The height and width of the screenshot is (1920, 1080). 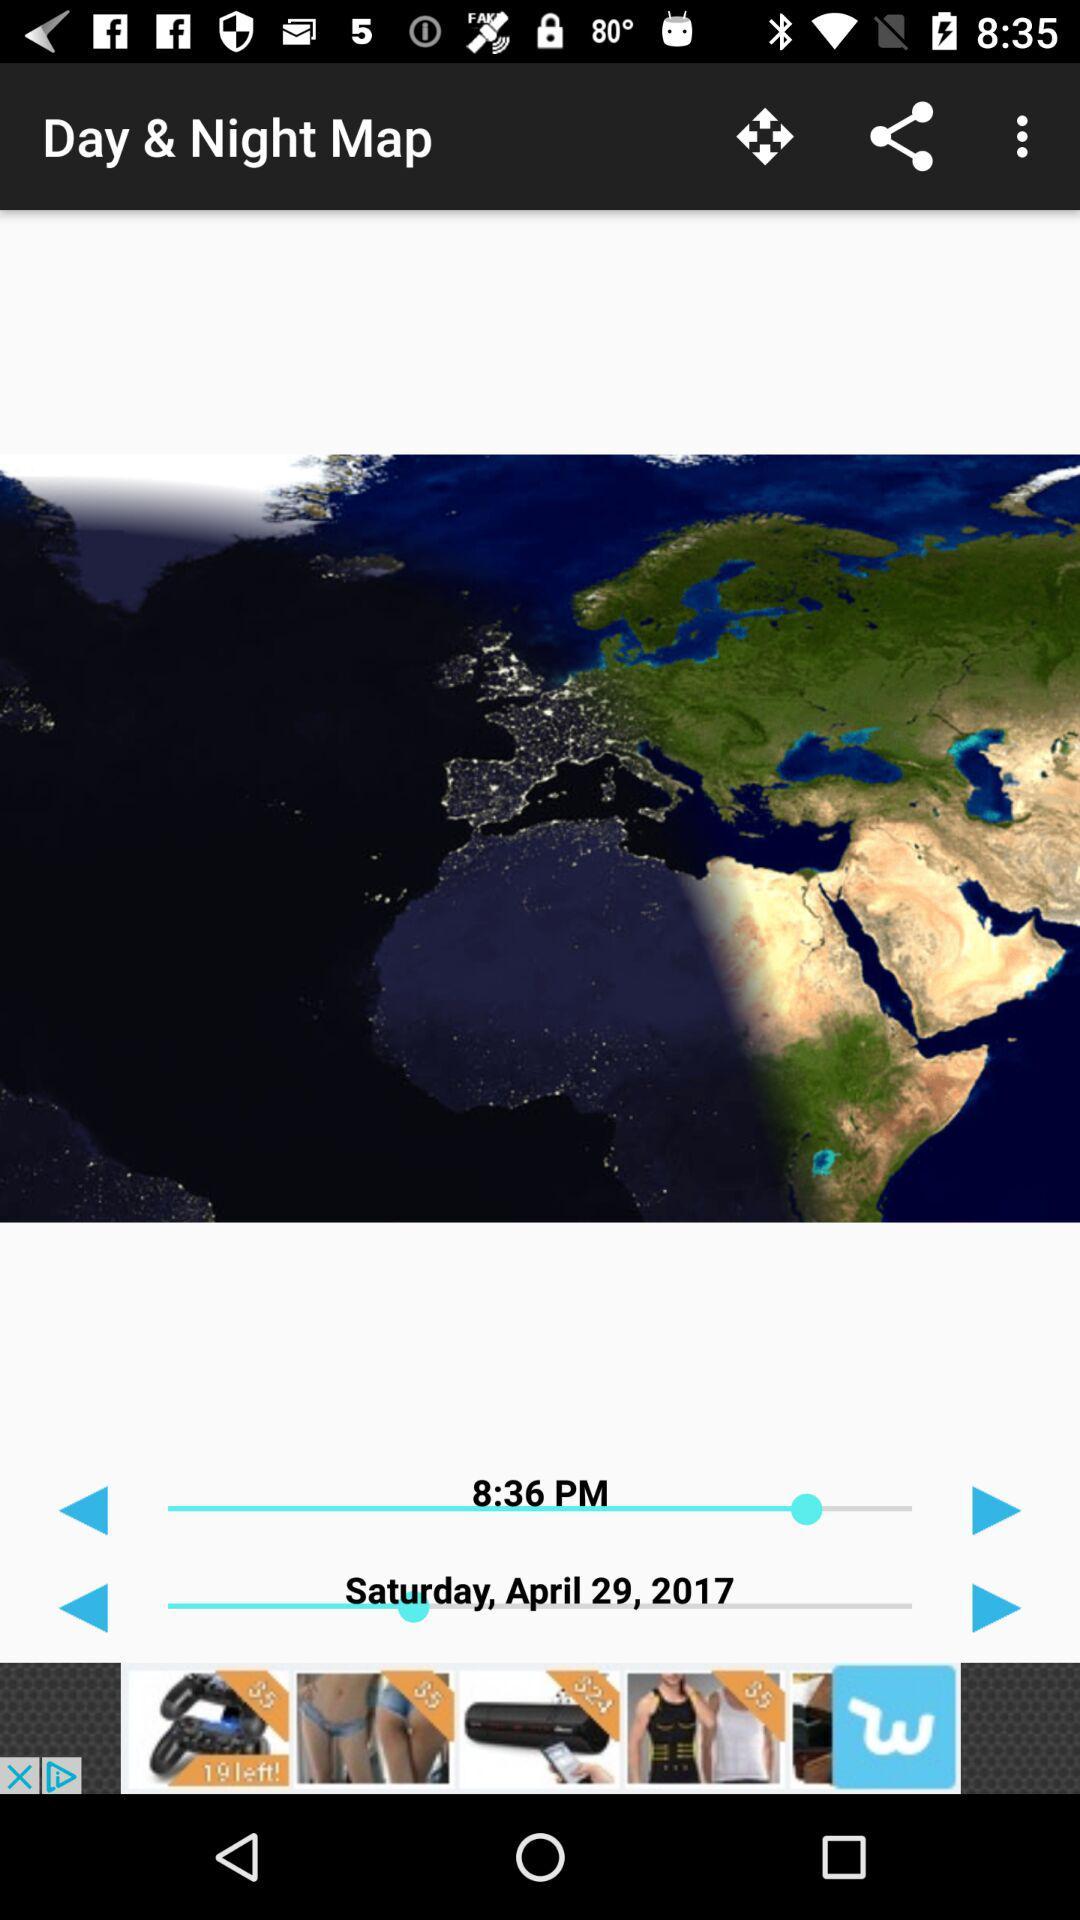 I want to click on the arrow_backward icon, so click(x=83, y=1509).